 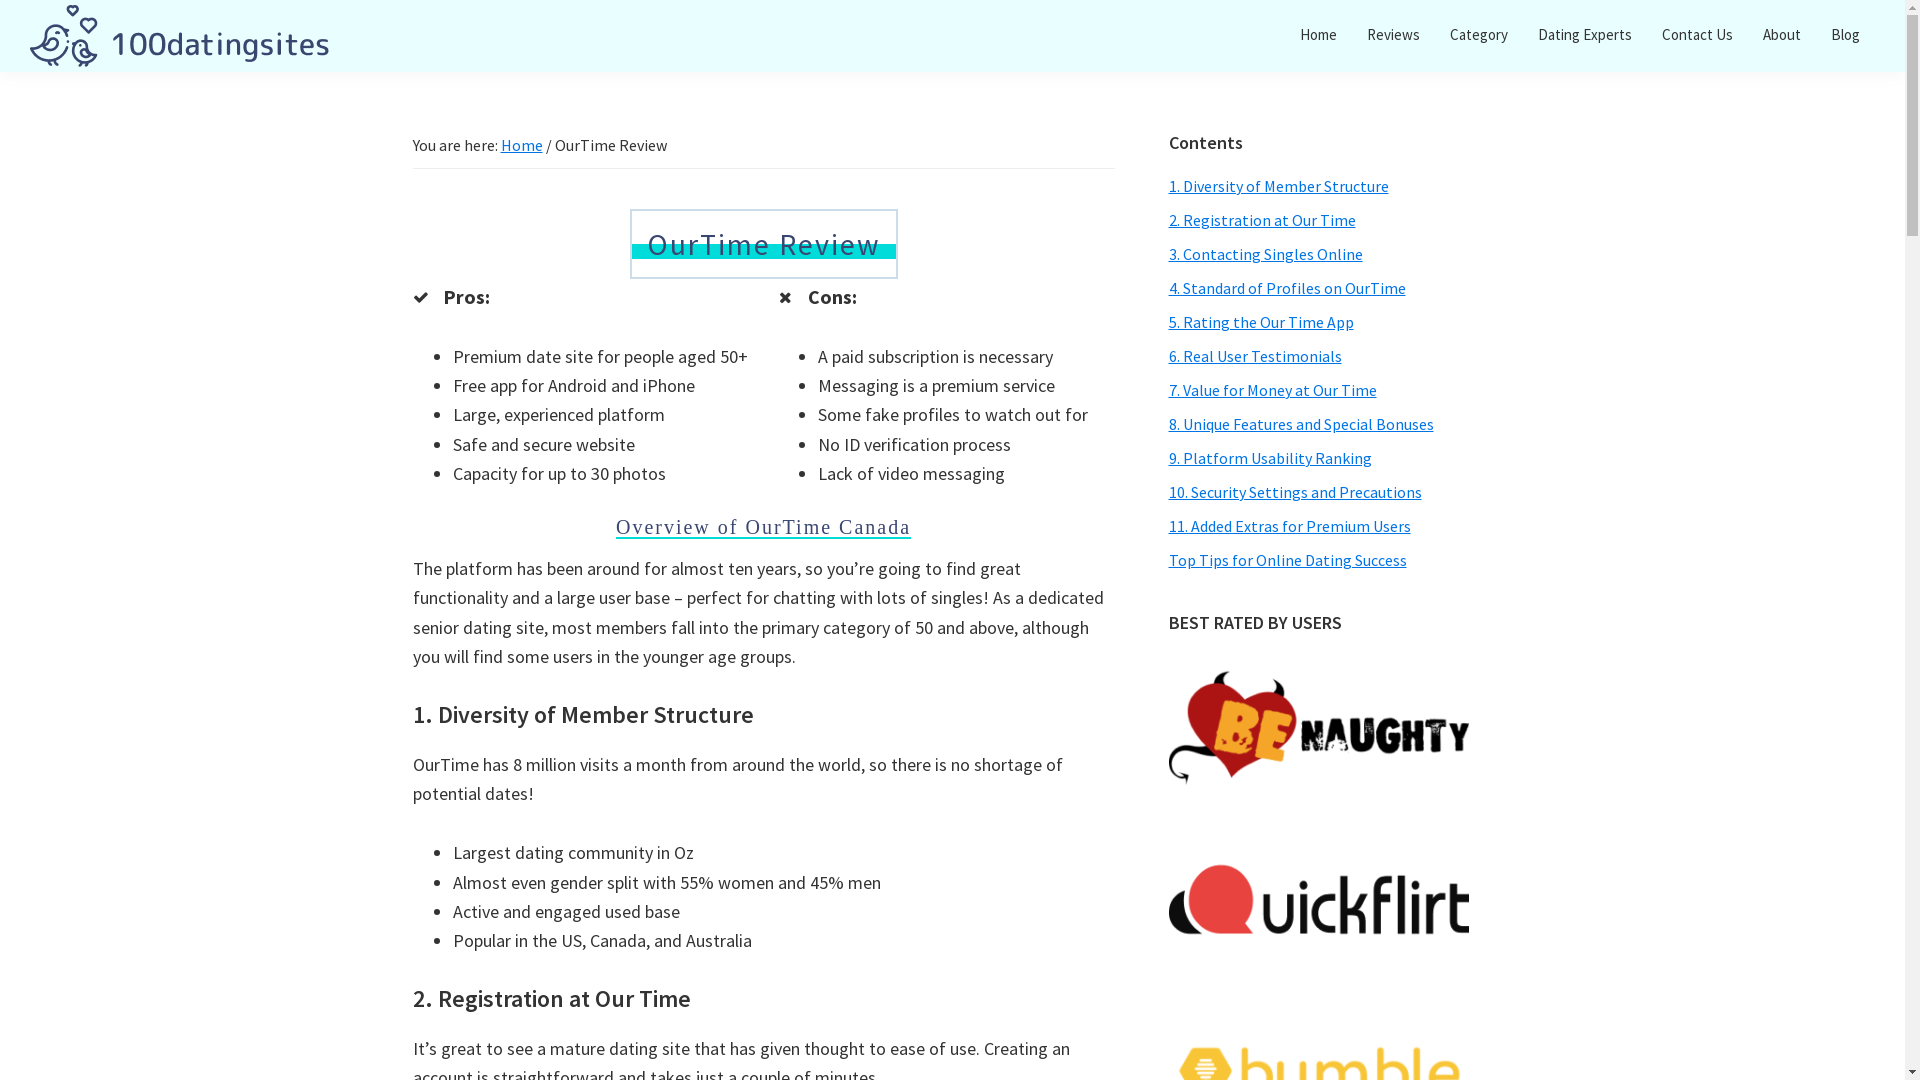 What do you see at coordinates (1844, 34) in the screenshot?
I see `'Blog'` at bounding box center [1844, 34].